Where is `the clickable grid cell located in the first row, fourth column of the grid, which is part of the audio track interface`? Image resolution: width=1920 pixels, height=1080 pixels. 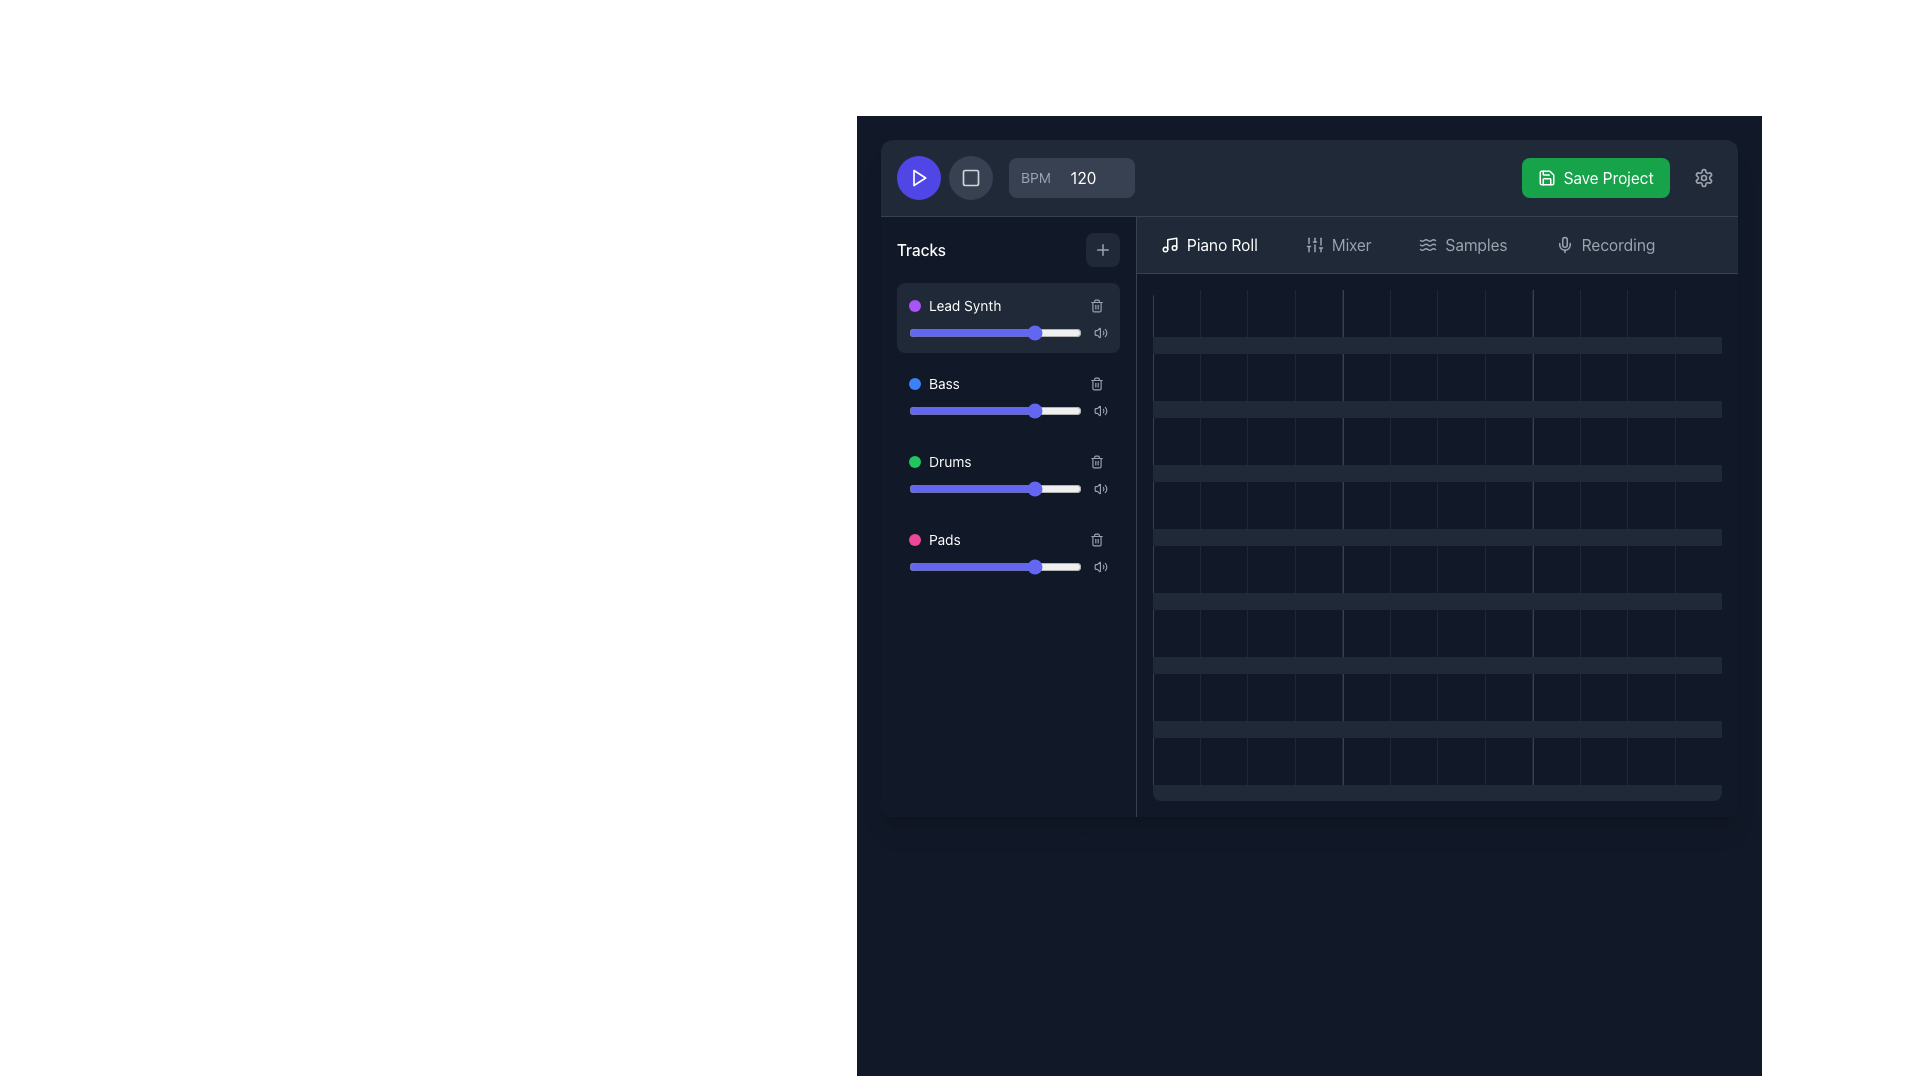
the clickable grid cell located in the first row, fourth column of the grid, which is part of the audio track interface is located at coordinates (1318, 313).